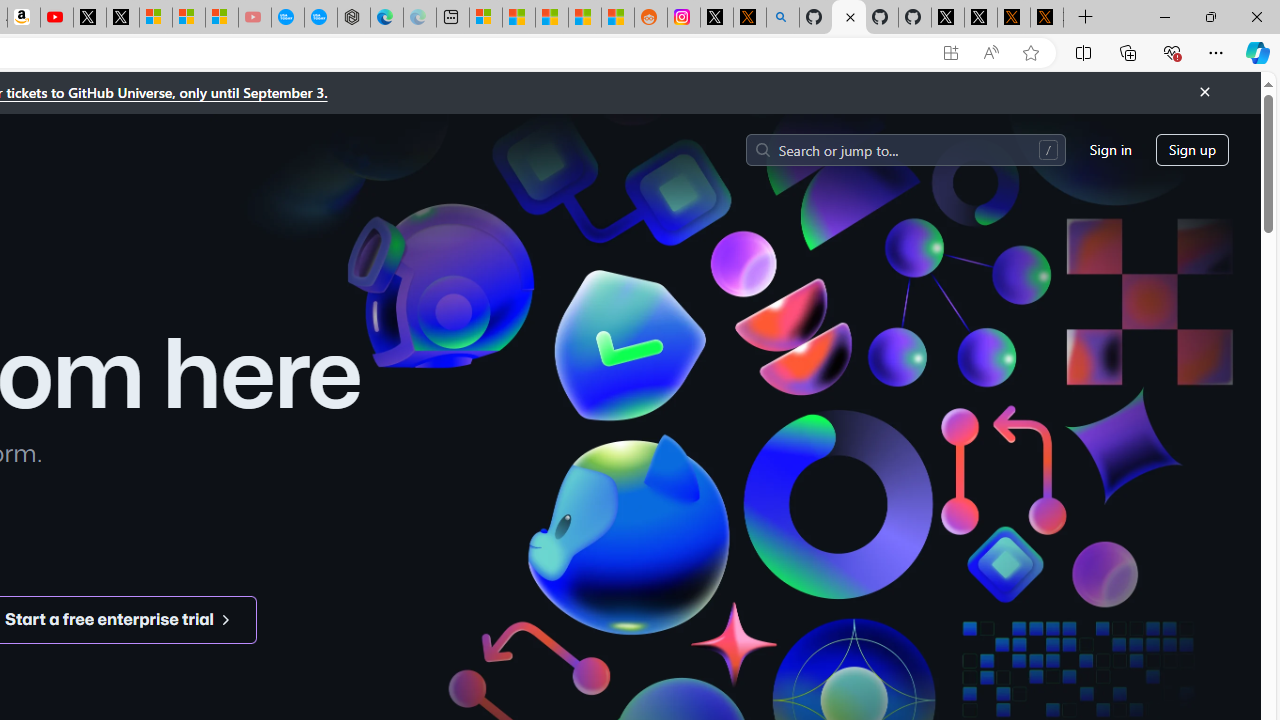 This screenshot has width=1280, height=720. What do you see at coordinates (287, 17) in the screenshot?
I see `'Opinion: Op-Ed and Commentary - USA TODAY'` at bounding box center [287, 17].